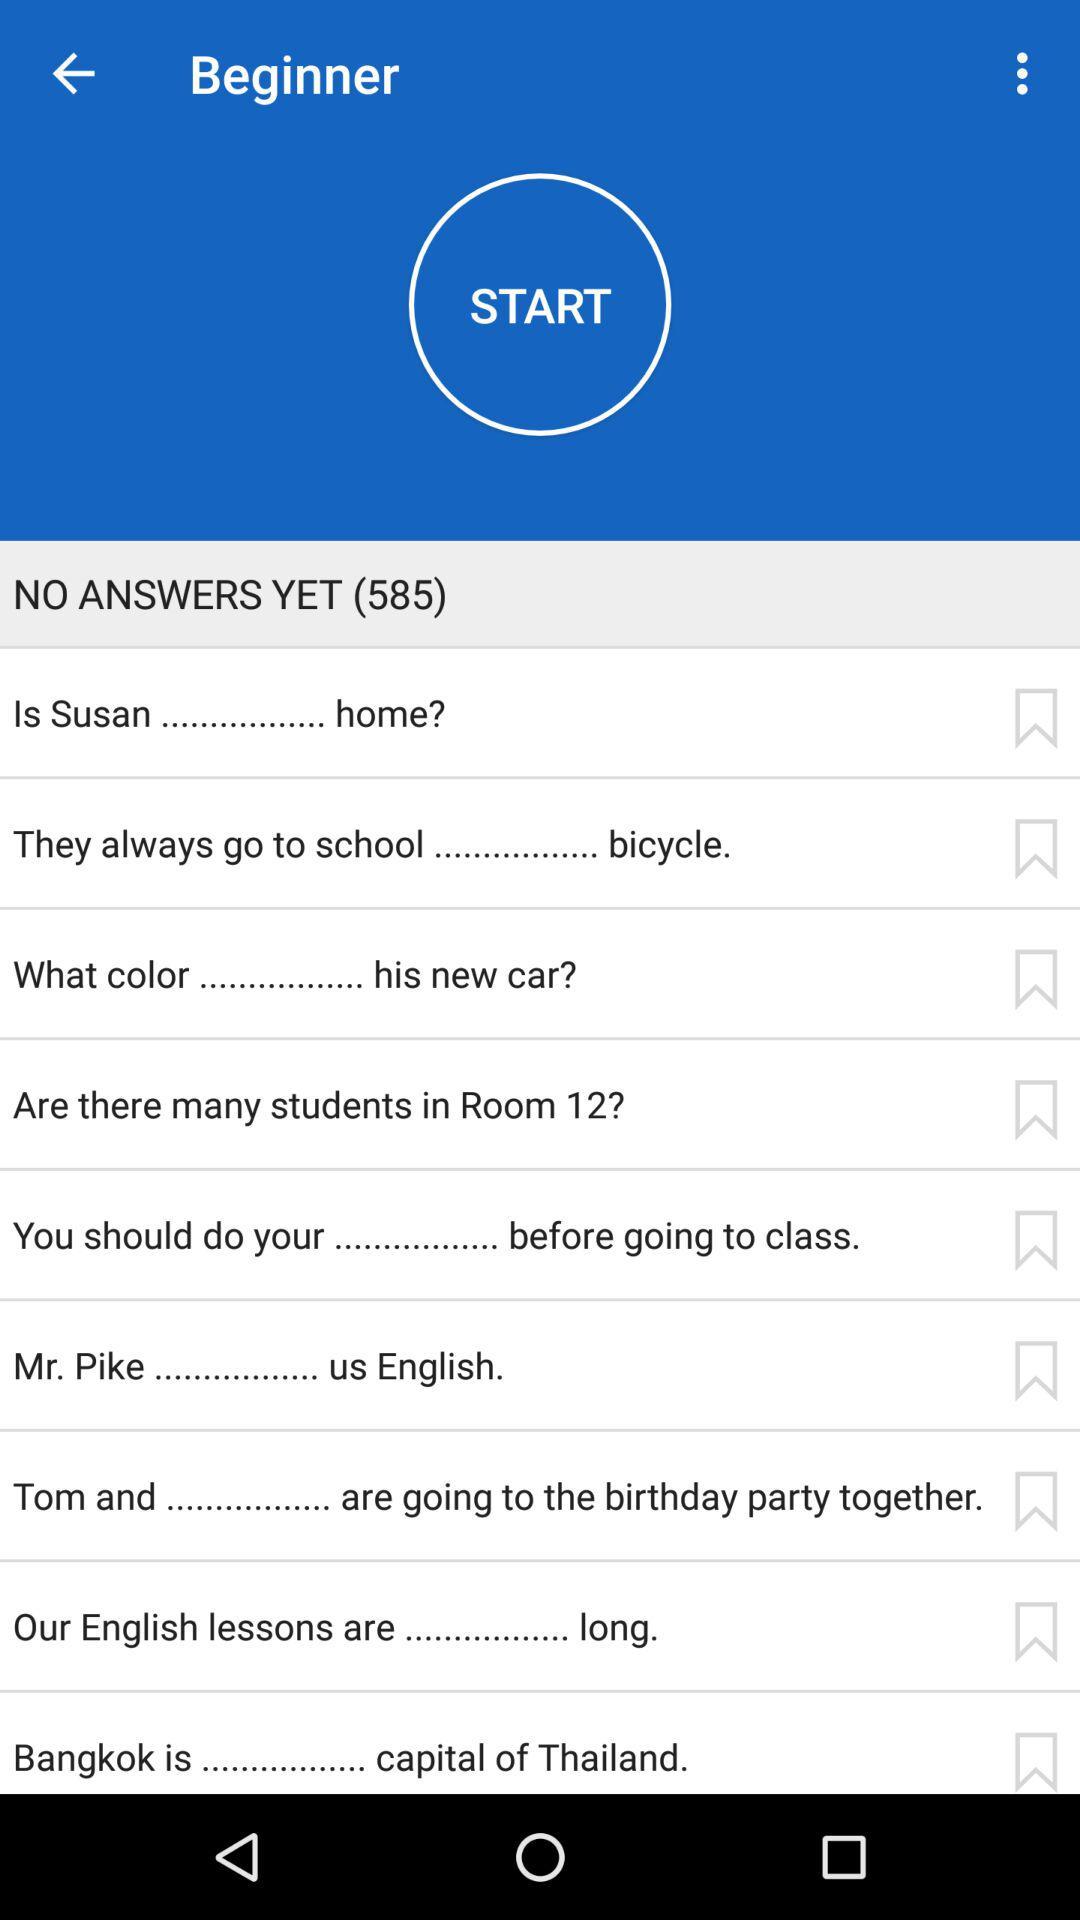 The height and width of the screenshot is (1920, 1080). I want to click on the app next to our english lessons app, so click(1035, 1632).